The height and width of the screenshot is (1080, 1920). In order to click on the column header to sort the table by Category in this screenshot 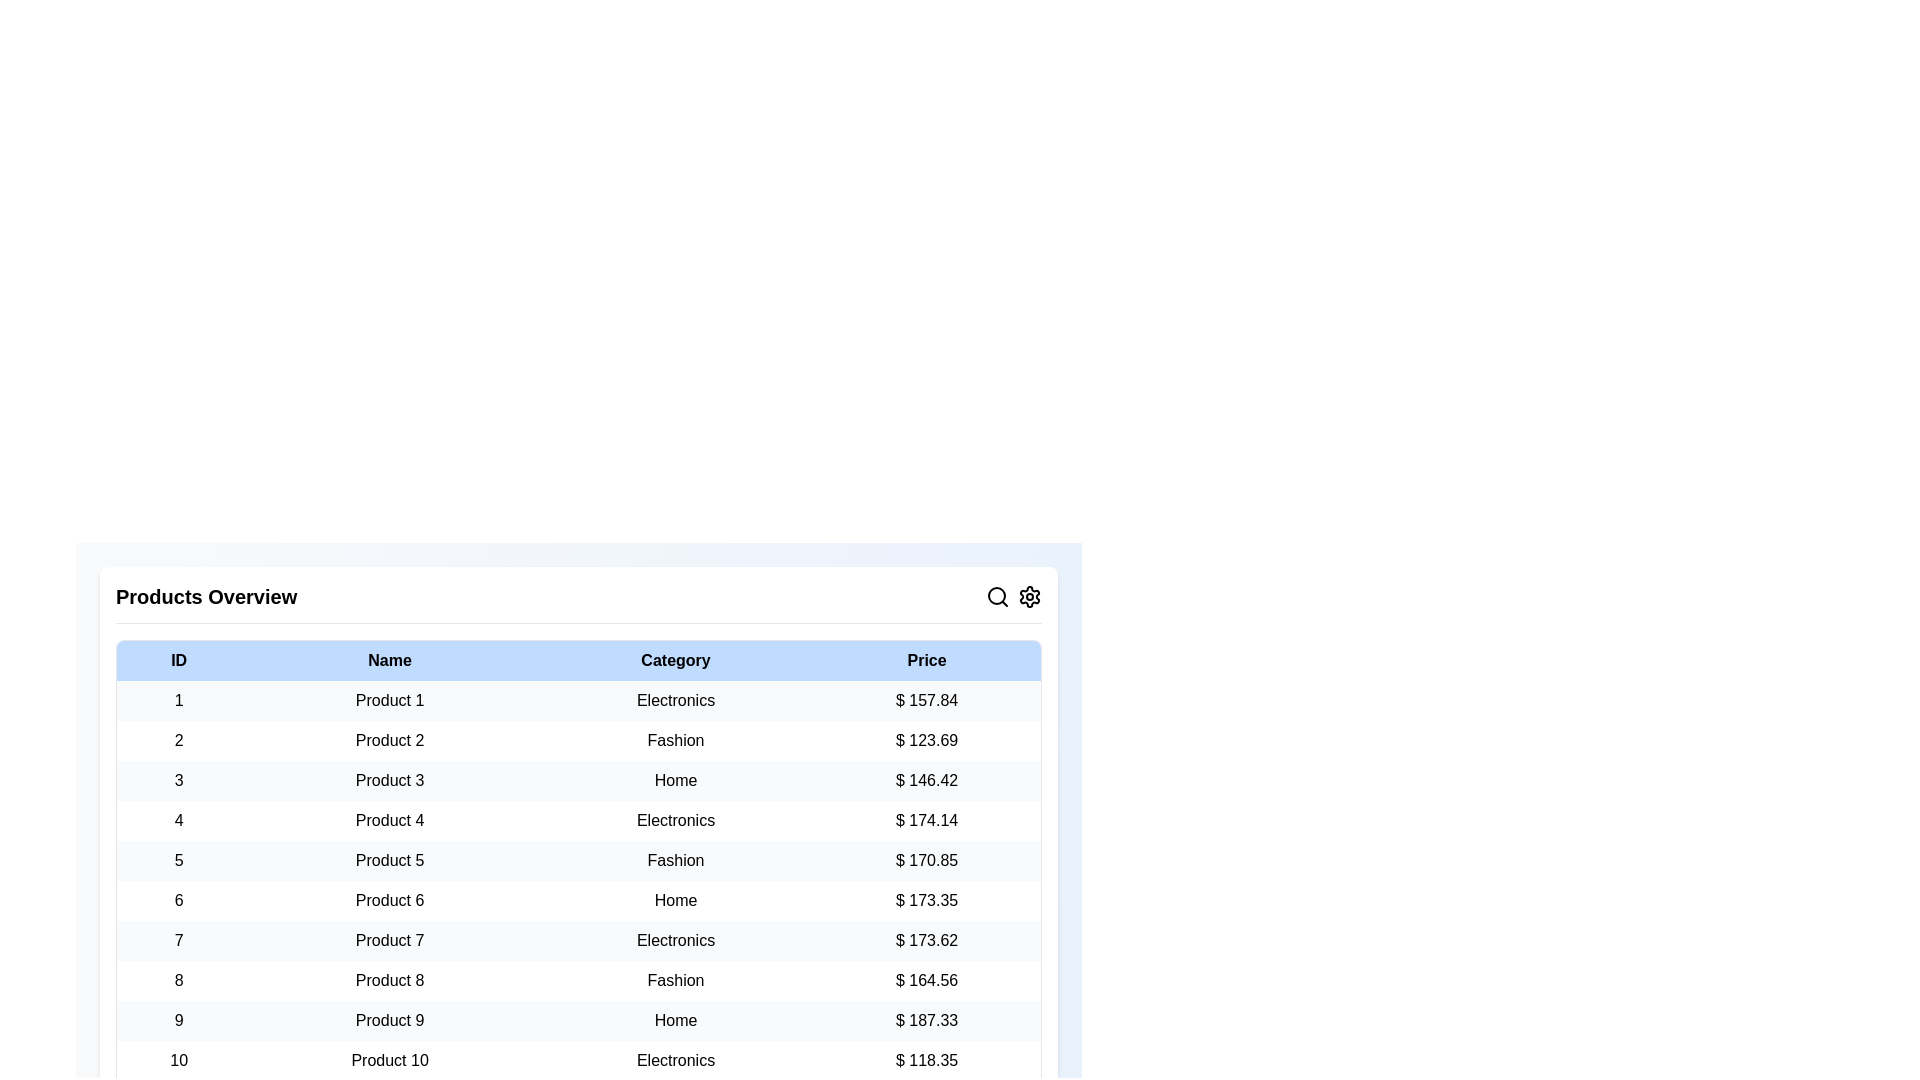, I will do `click(676, 660)`.